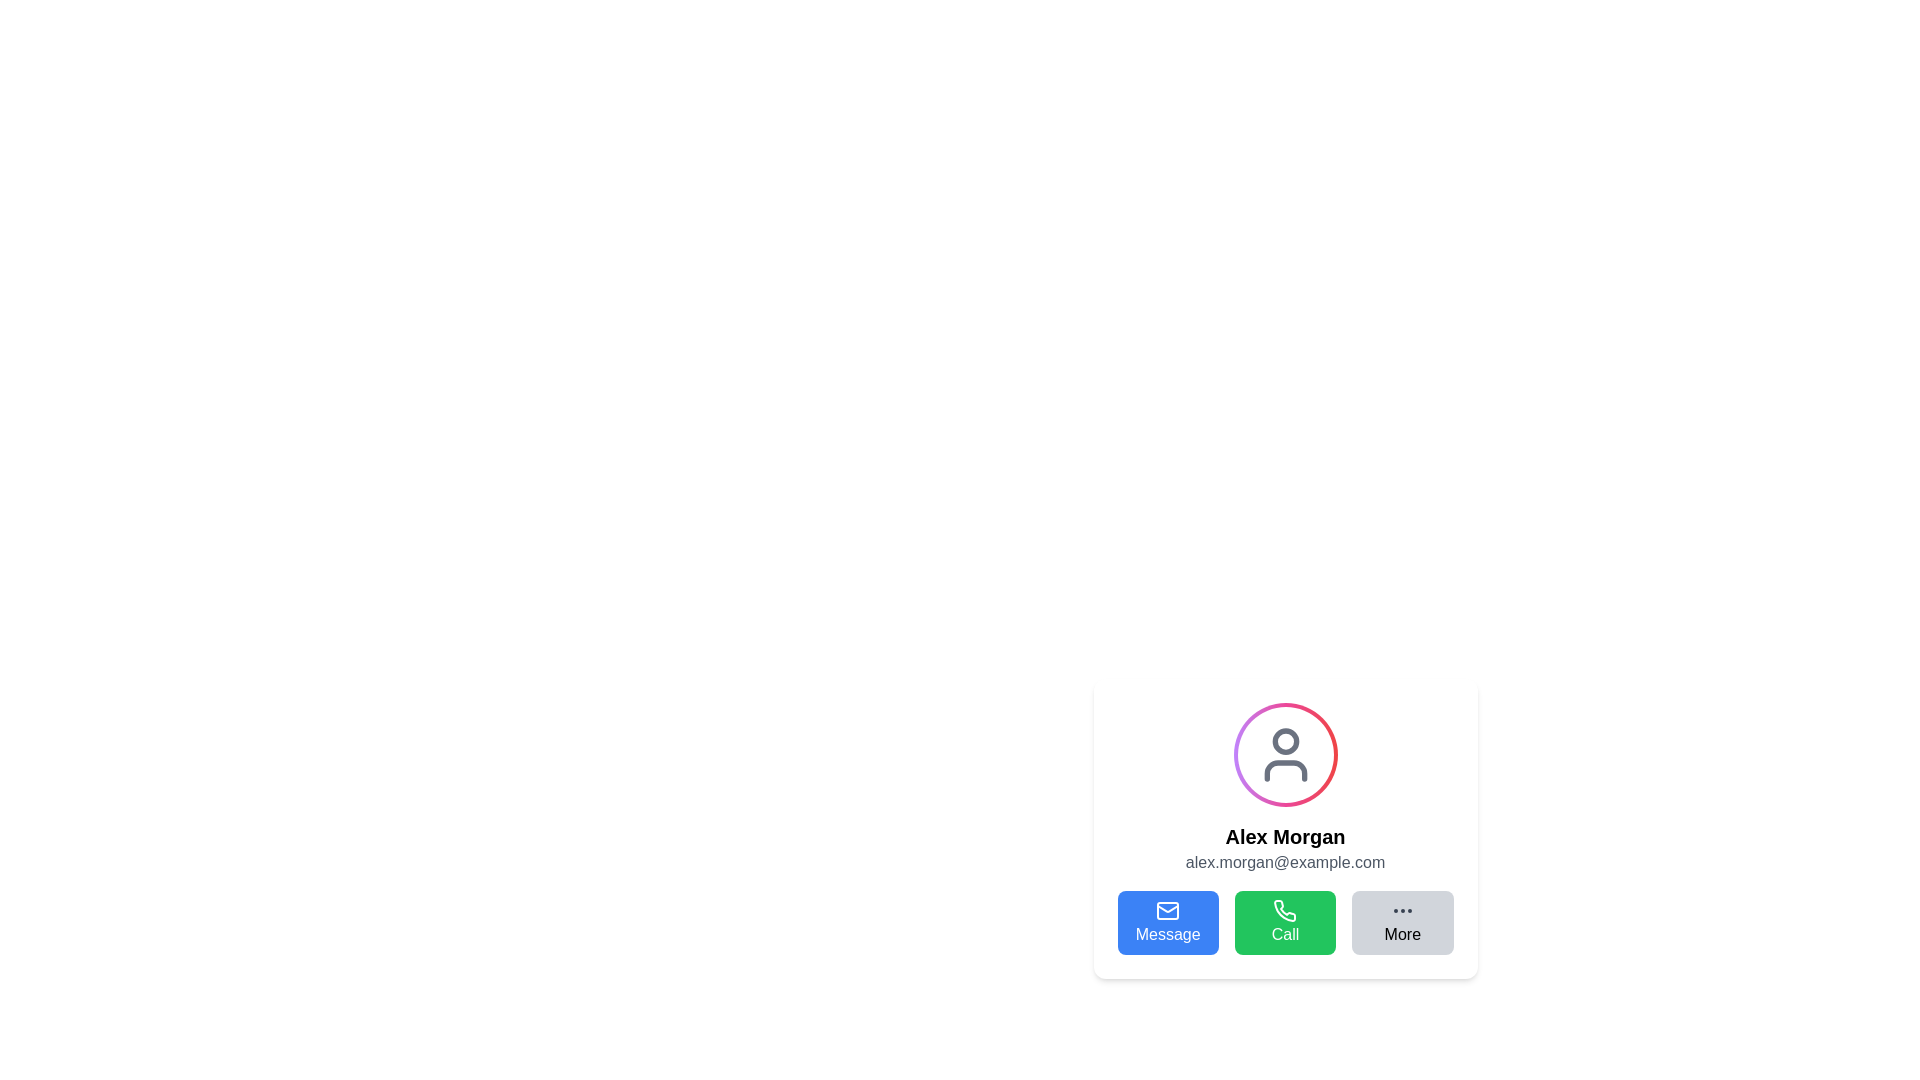 The width and height of the screenshot is (1920, 1080). I want to click on the text label displaying the name 'Alex Morgan', which is located centrally above the email address 'alex.morgan@example.com' and directly below the avatar image, so click(1285, 837).